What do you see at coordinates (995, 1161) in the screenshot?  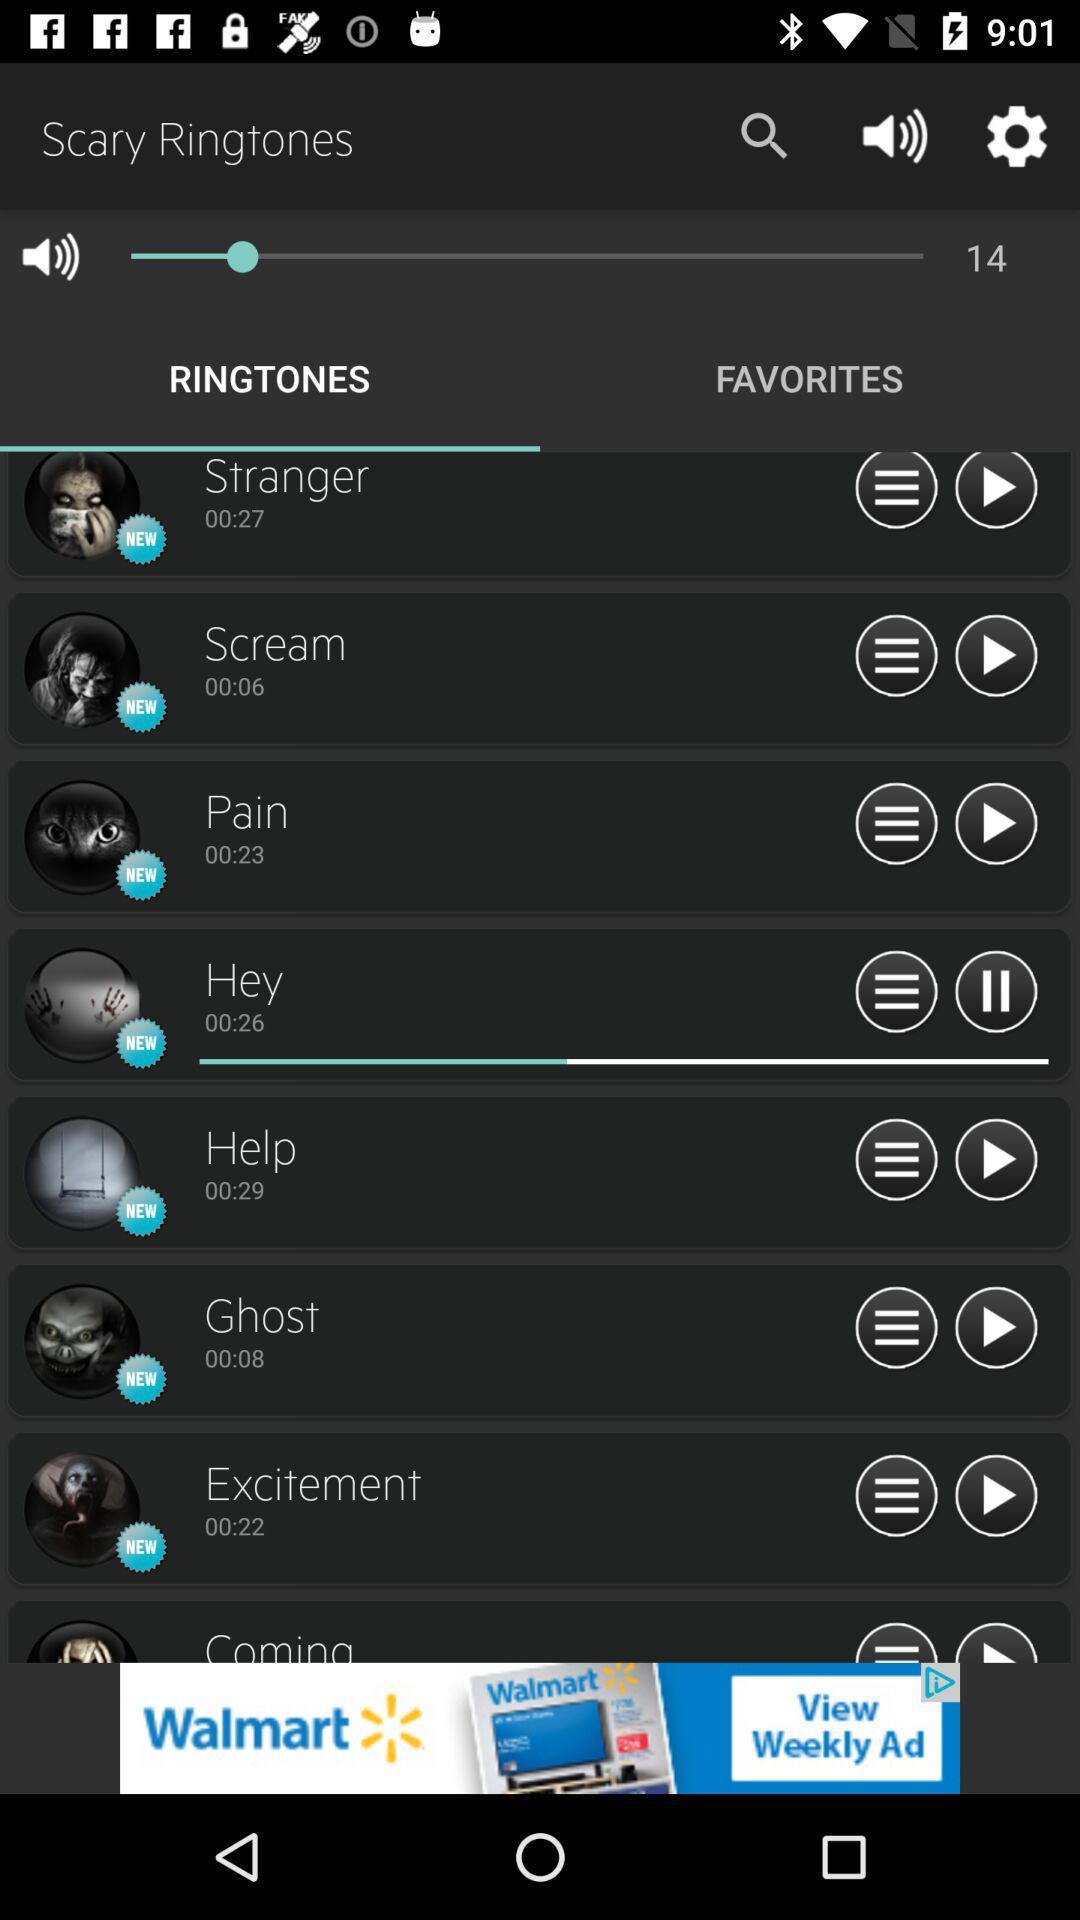 I see `option` at bounding box center [995, 1161].